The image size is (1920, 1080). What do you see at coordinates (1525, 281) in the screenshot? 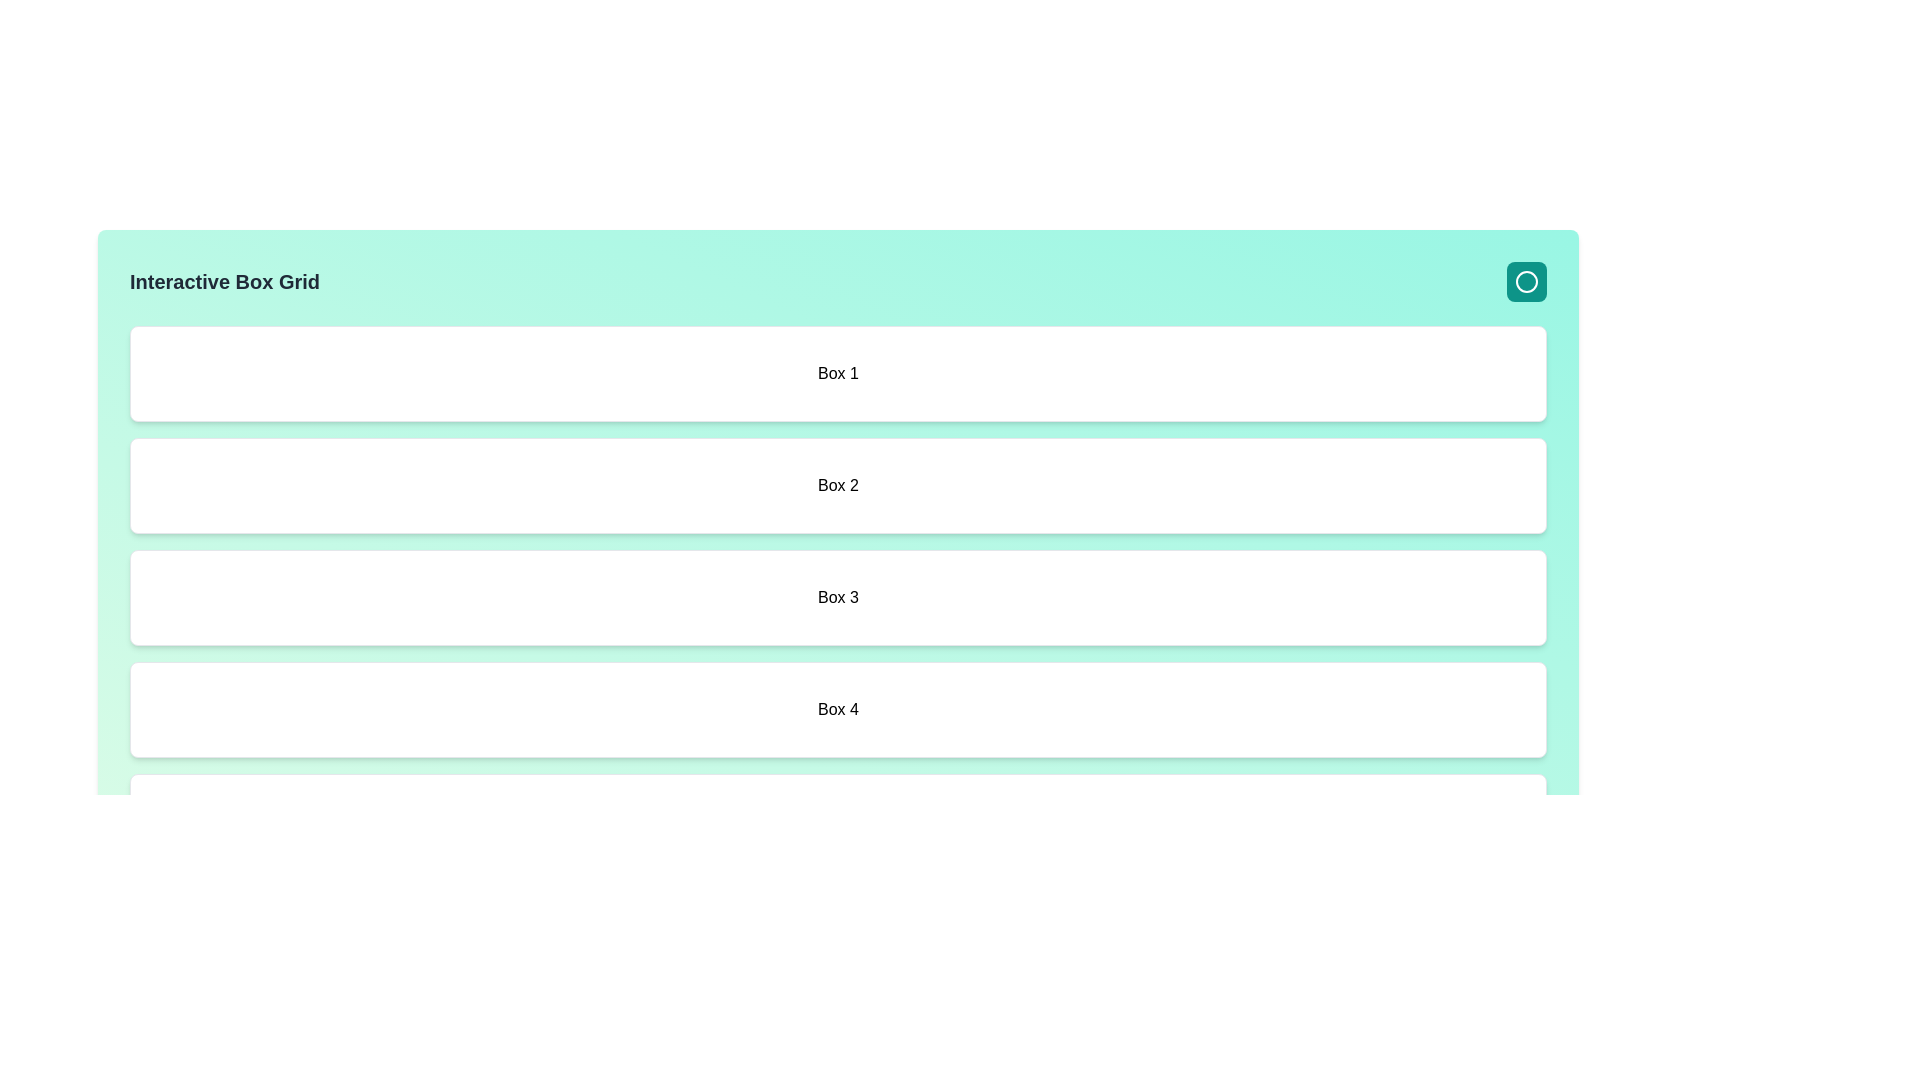
I see `SVG circle element located in the top-right corner of the interface, styled with a border-like appearance, by clicking on its center` at bounding box center [1525, 281].